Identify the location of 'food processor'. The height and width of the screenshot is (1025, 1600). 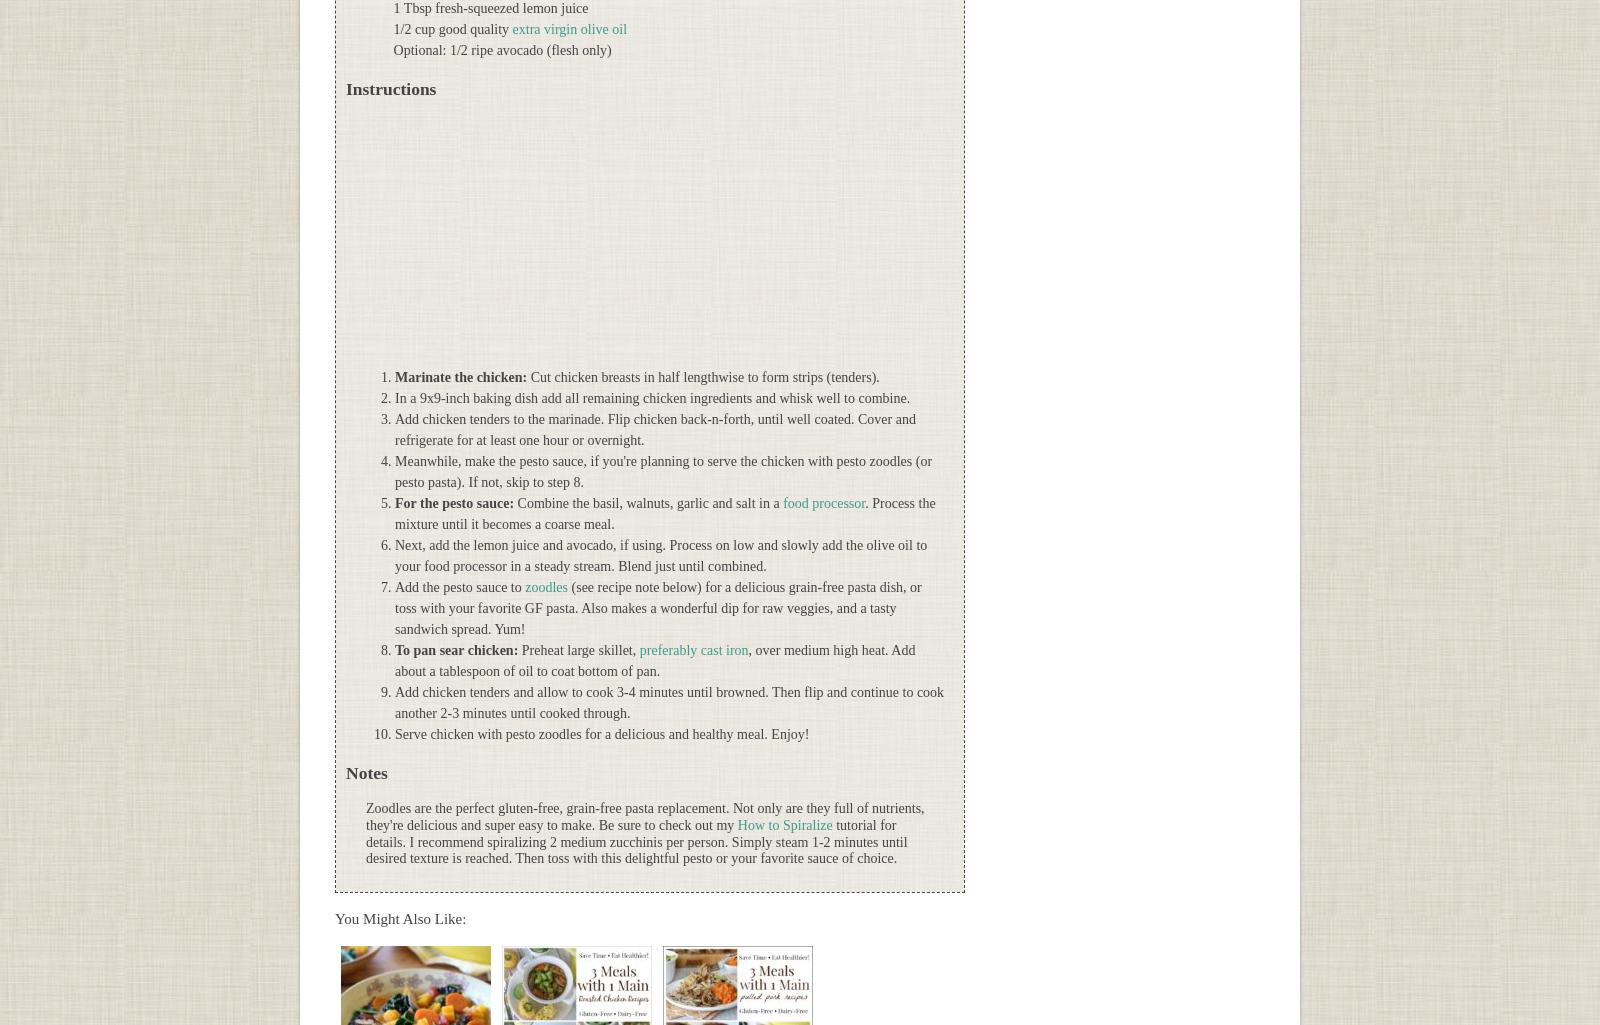
(823, 503).